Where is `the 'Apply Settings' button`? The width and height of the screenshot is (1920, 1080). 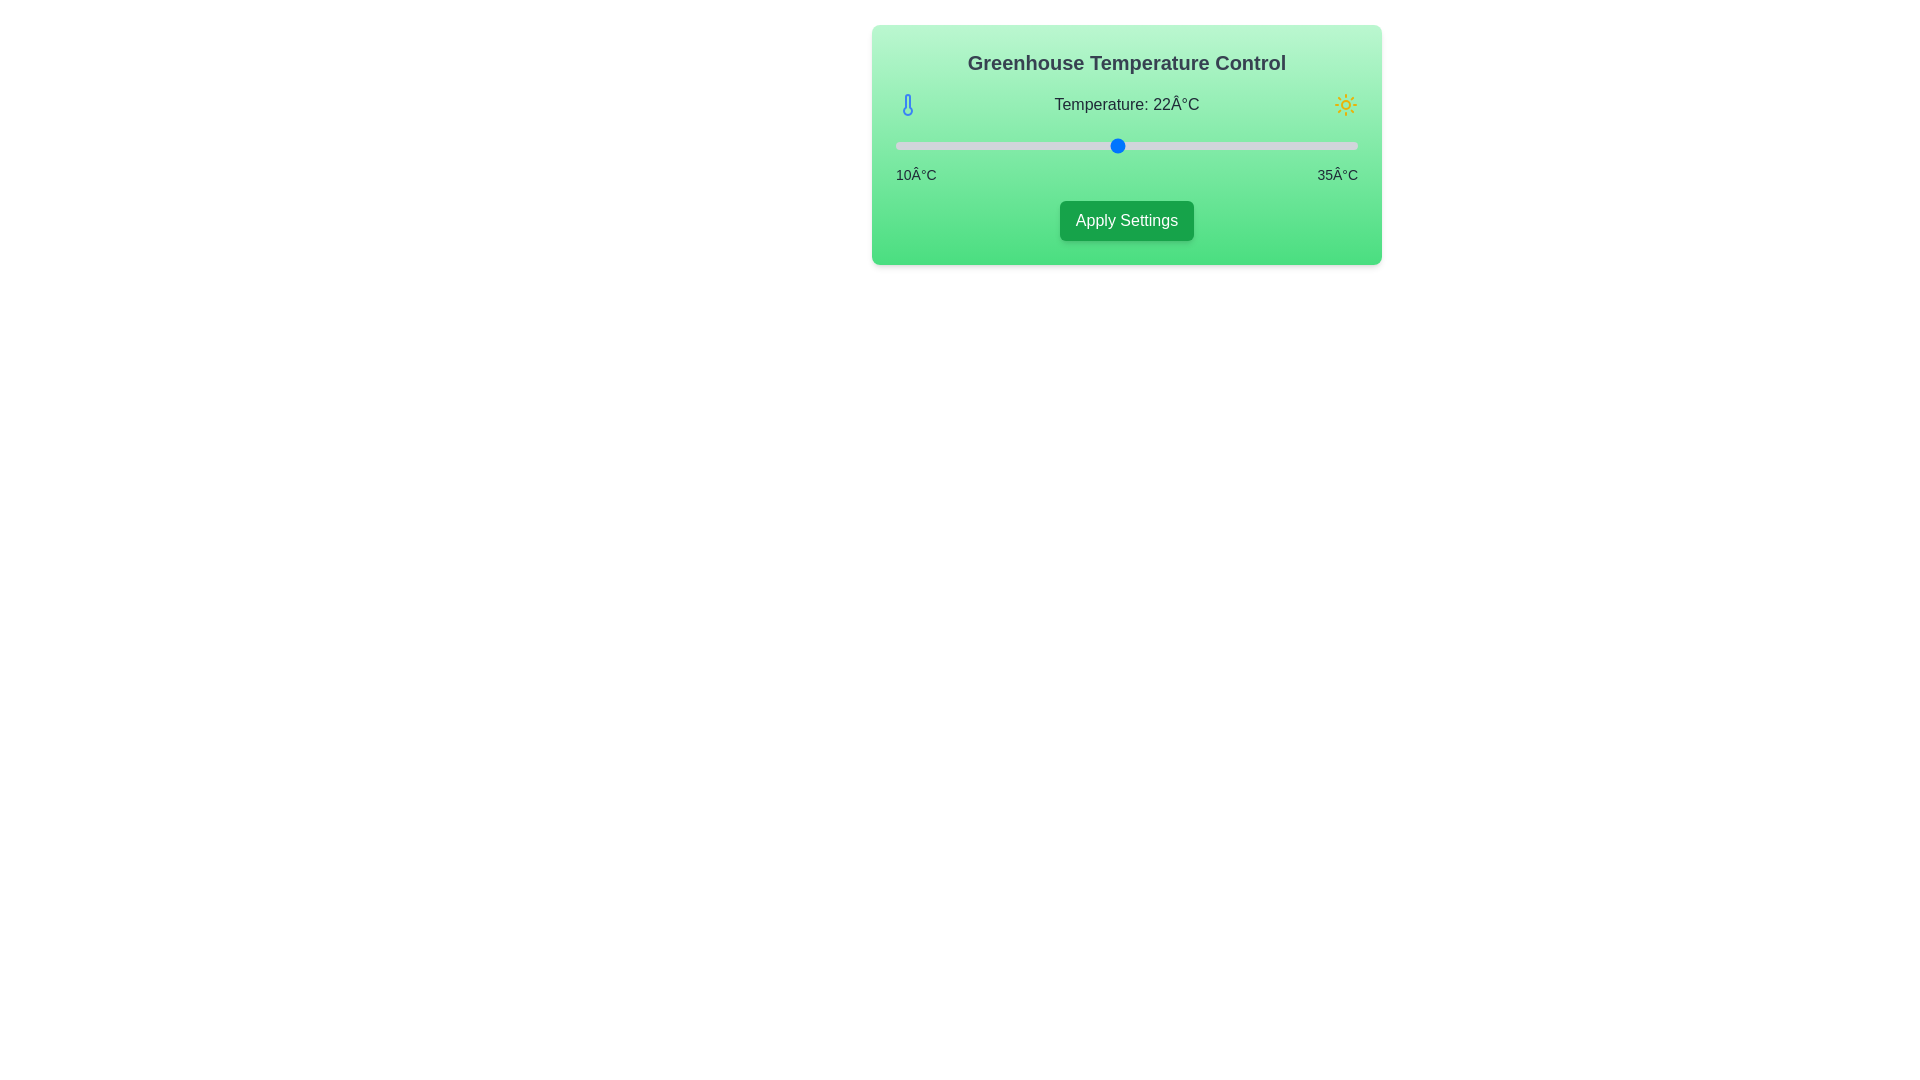 the 'Apply Settings' button is located at coordinates (1127, 220).